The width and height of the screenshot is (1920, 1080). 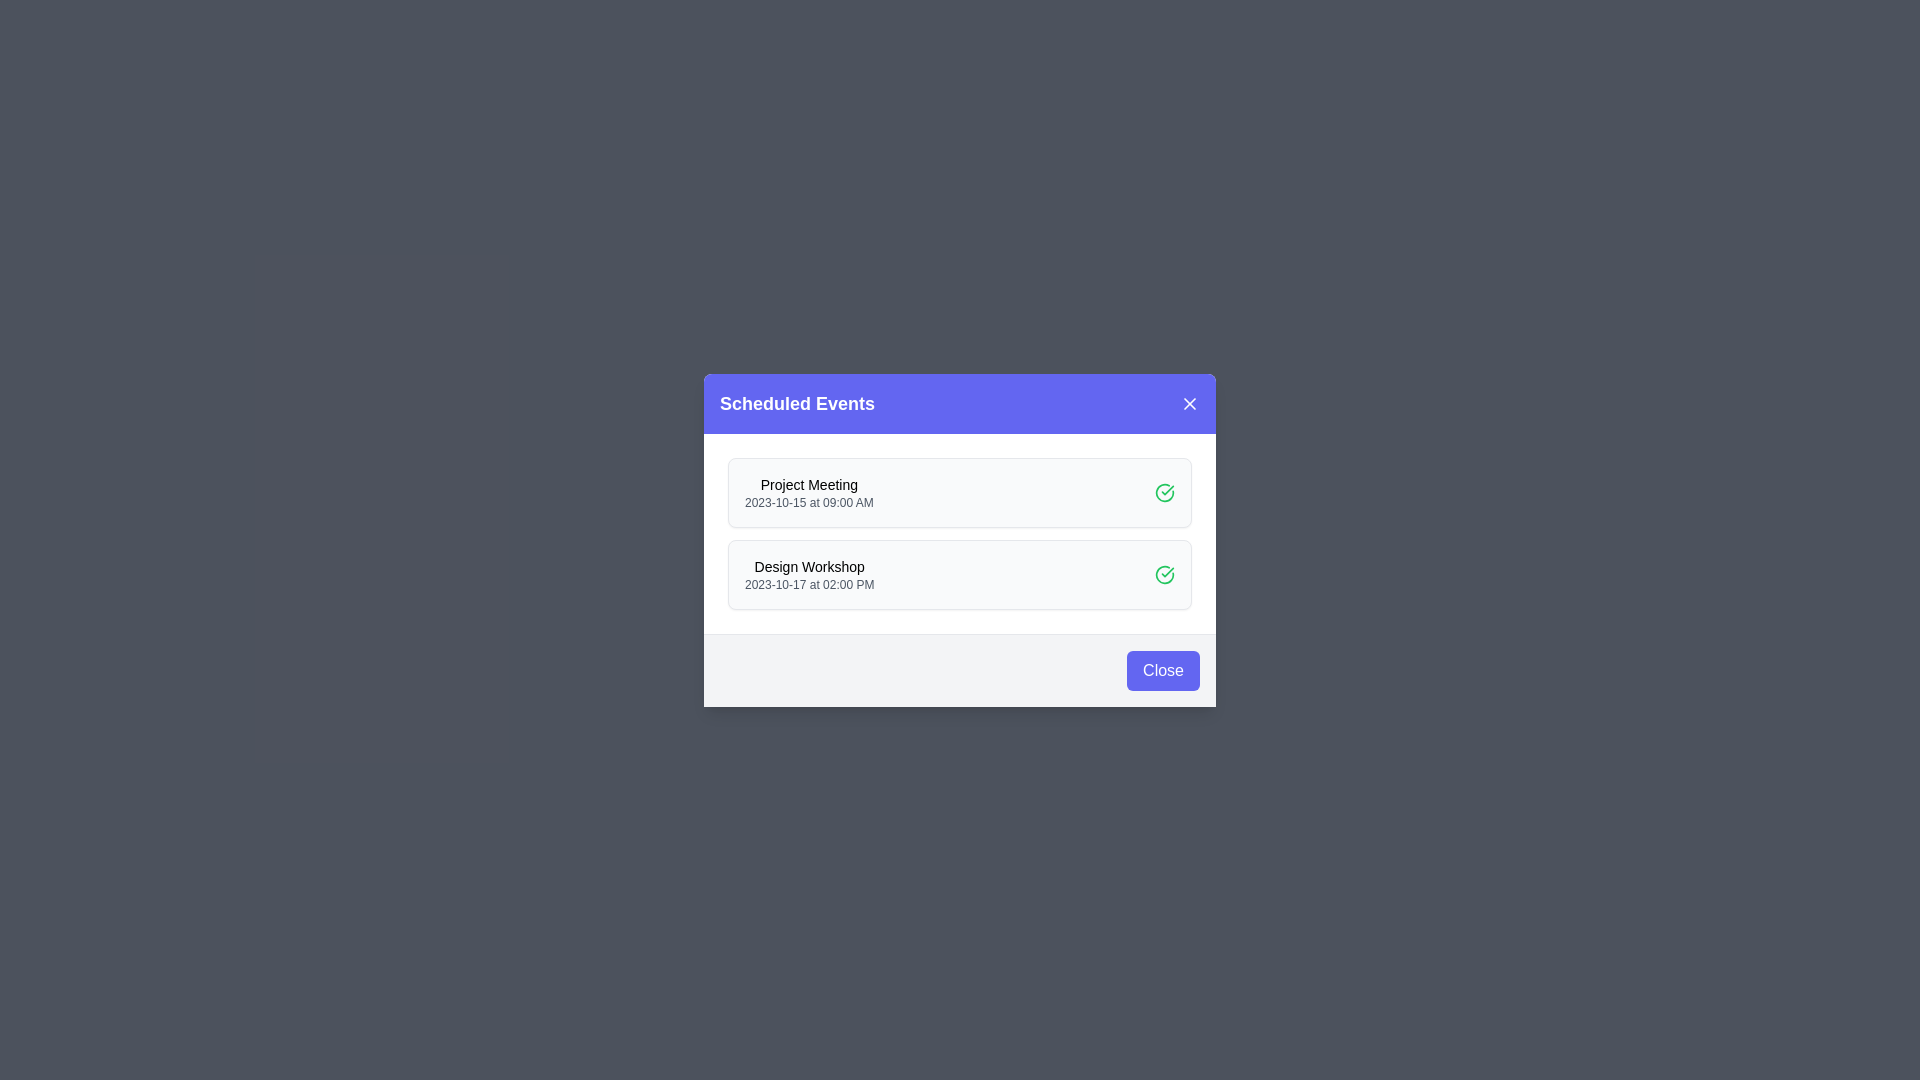 I want to click on text content of the title label for the first scheduled event, which is located at the top section of the first event card, so click(x=809, y=484).